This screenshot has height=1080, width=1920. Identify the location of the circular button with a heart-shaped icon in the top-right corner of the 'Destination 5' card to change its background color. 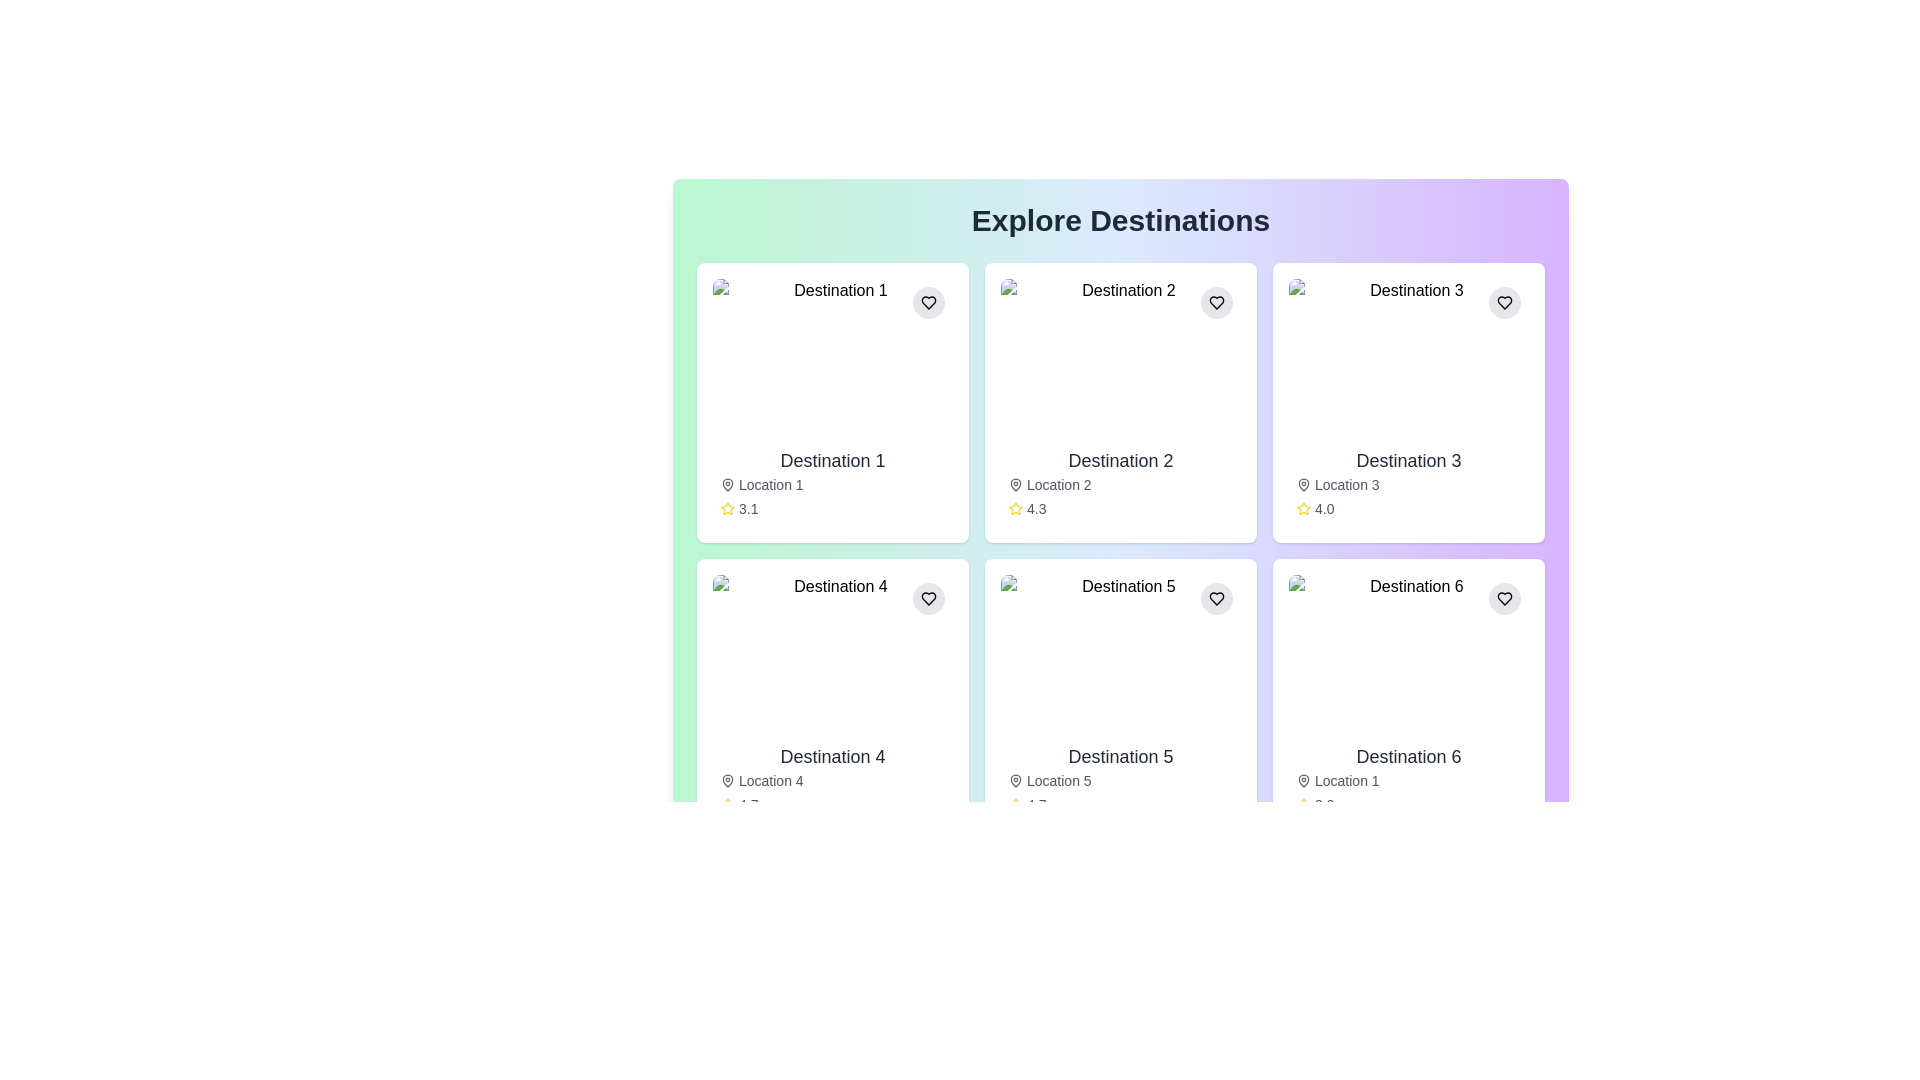
(1216, 597).